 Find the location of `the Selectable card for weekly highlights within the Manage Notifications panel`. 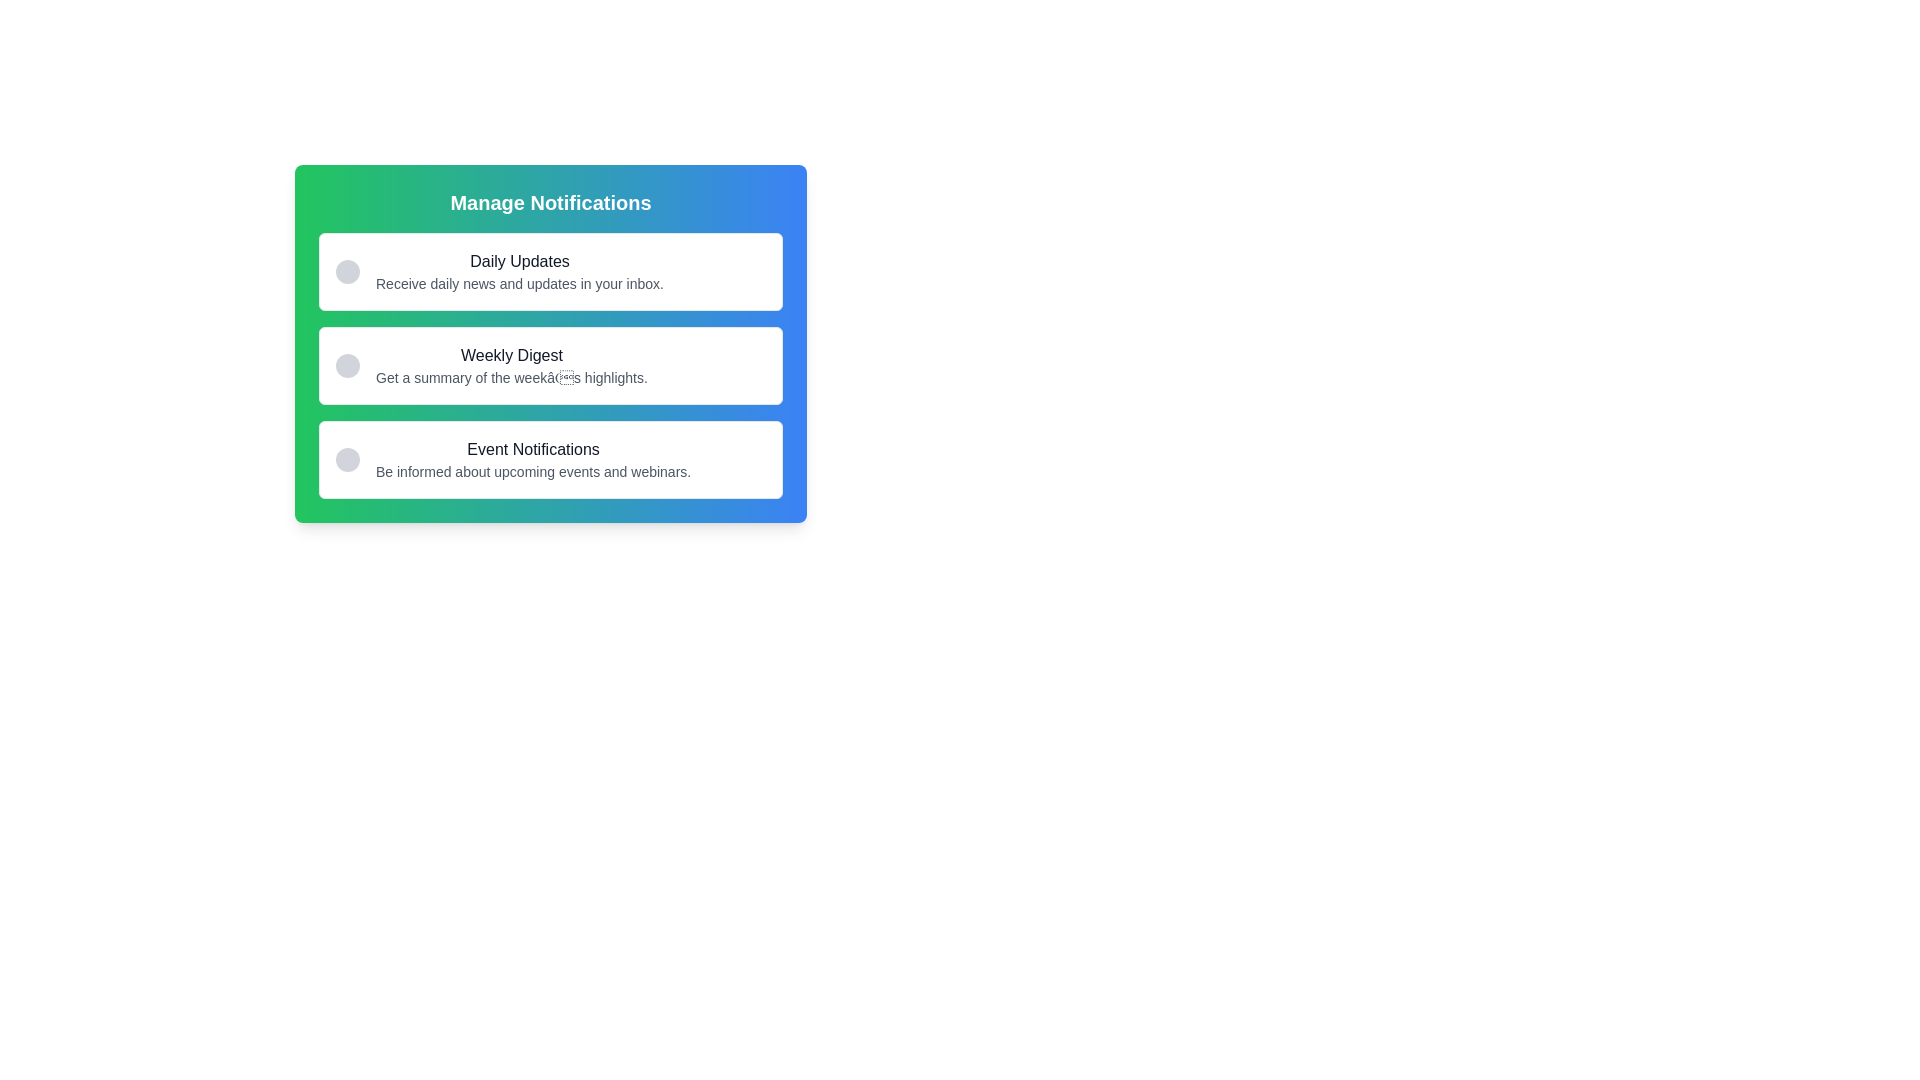

the Selectable card for weekly highlights within the Manage Notifications panel is located at coordinates (551, 366).